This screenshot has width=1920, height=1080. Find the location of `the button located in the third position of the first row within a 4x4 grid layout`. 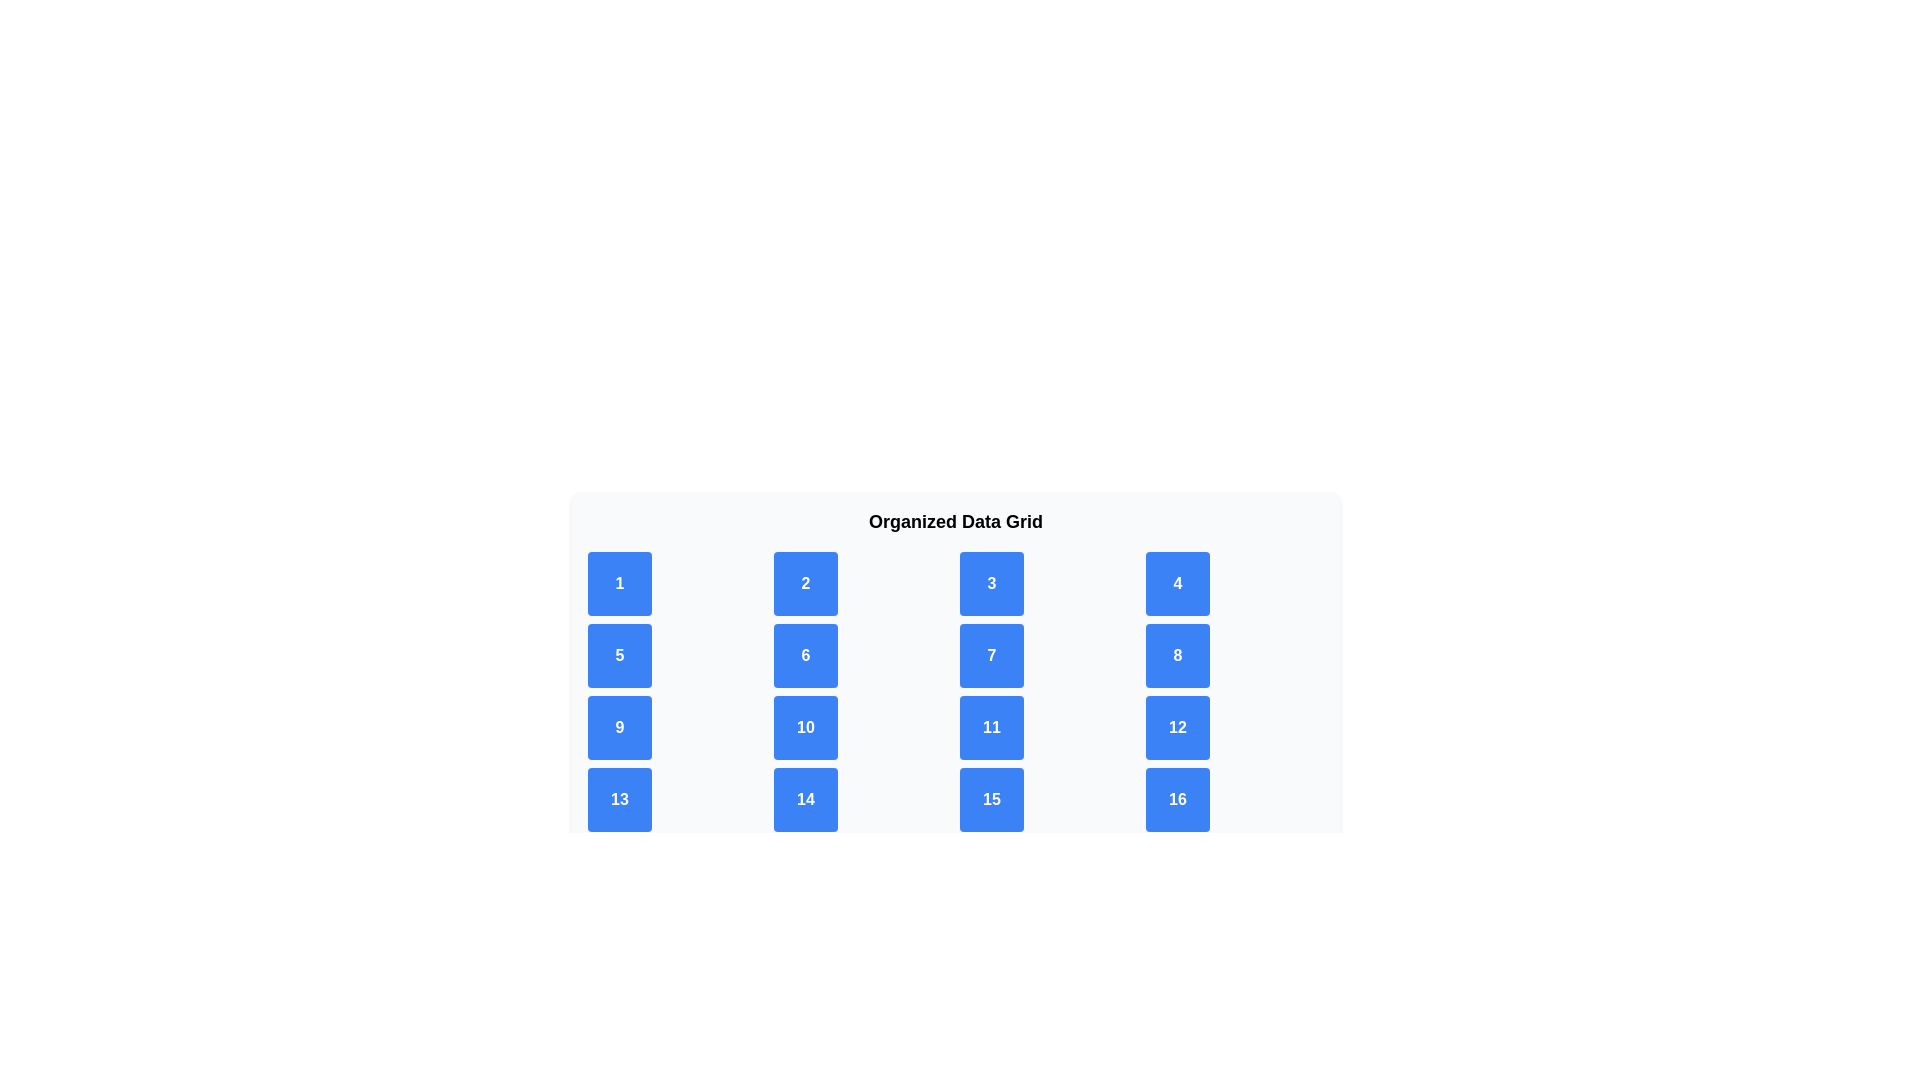

the button located in the third position of the first row within a 4x4 grid layout is located at coordinates (992, 583).